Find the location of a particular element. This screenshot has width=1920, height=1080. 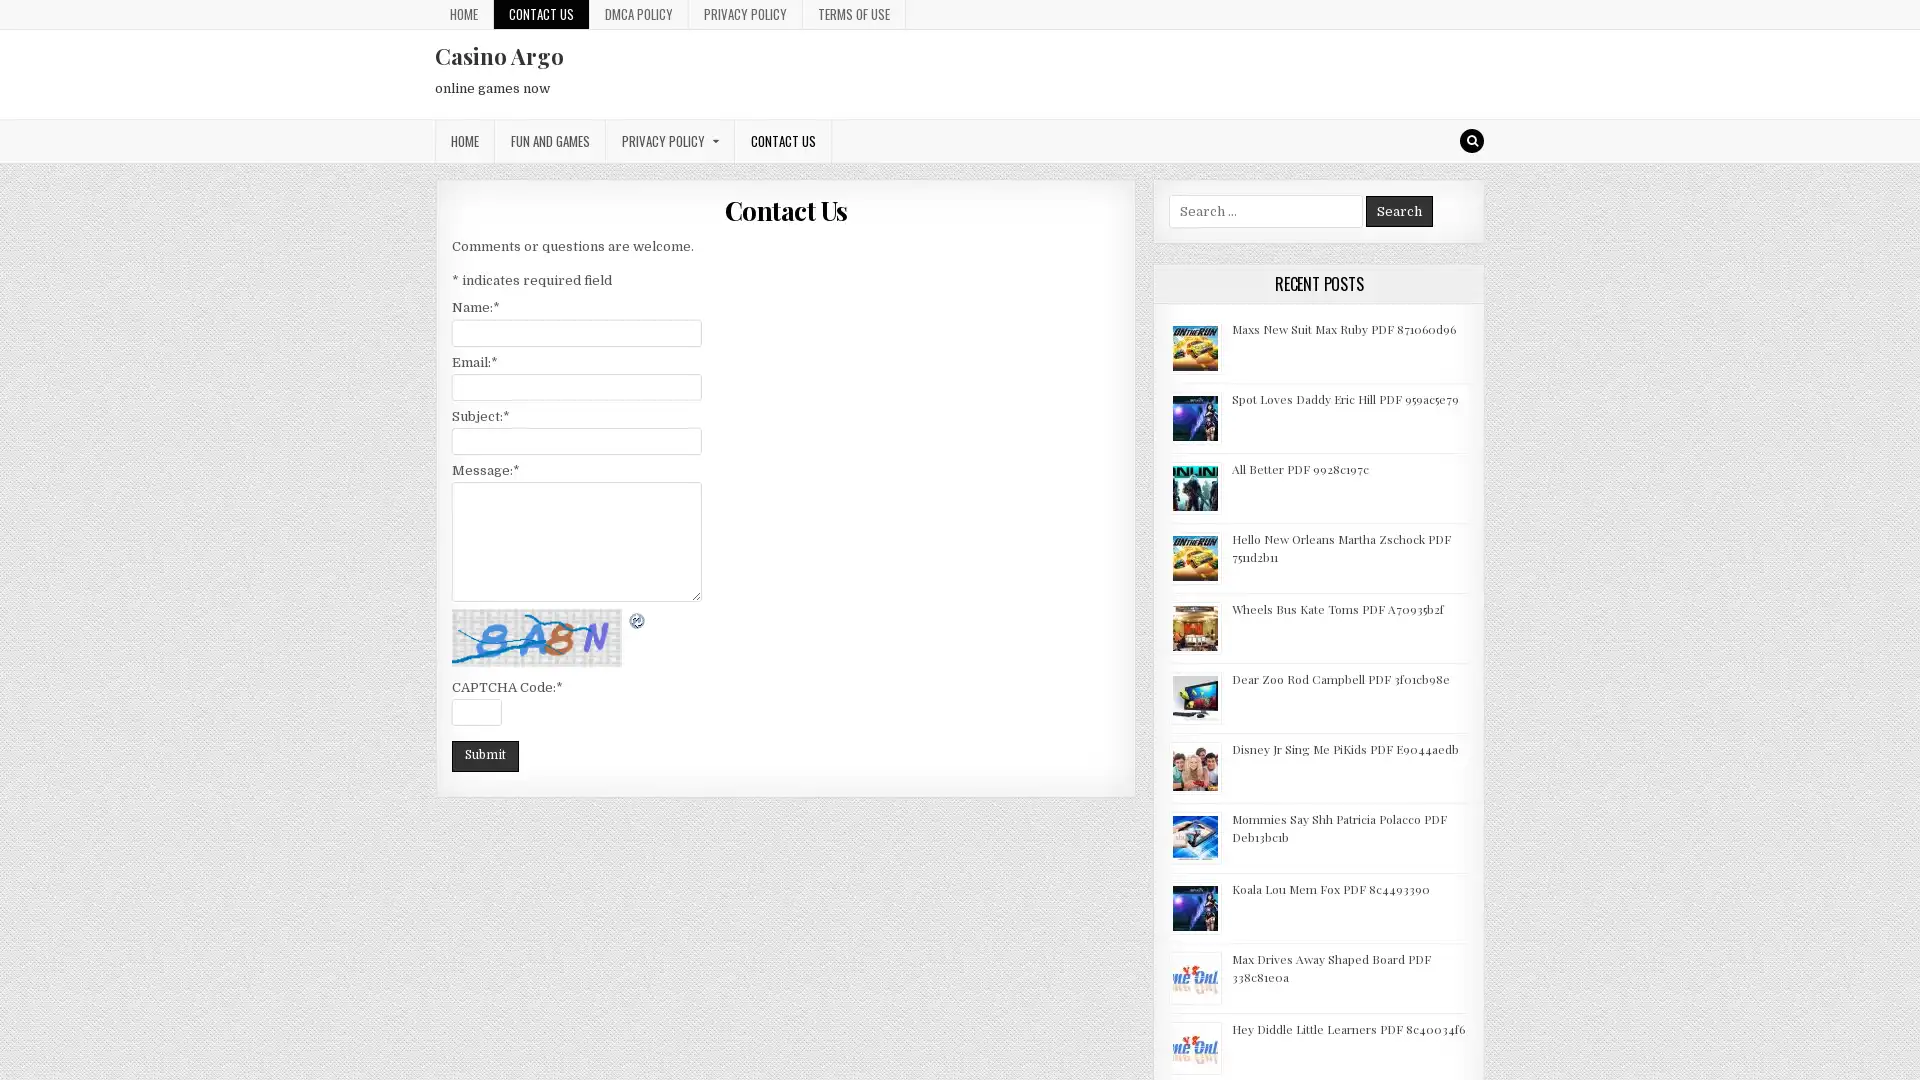

Search is located at coordinates (1398, 211).